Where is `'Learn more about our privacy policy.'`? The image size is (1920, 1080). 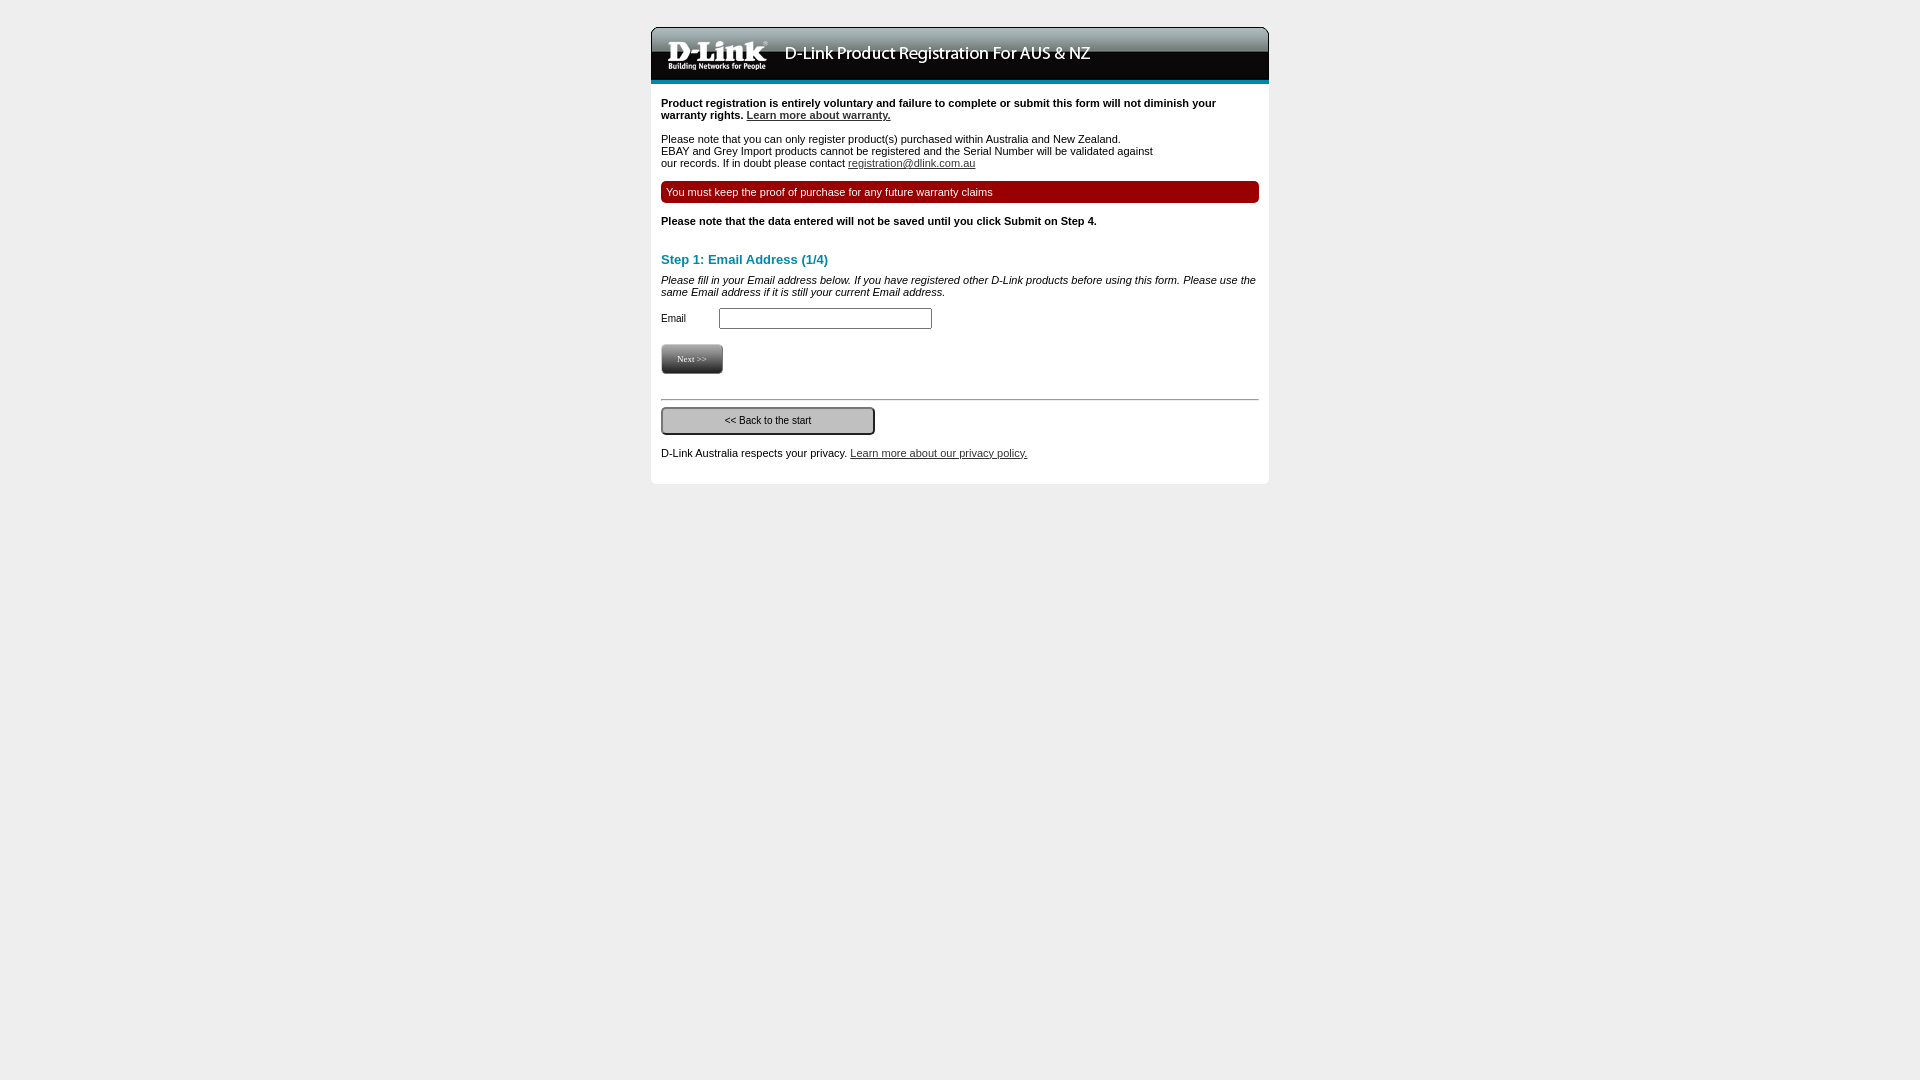 'Learn more about our privacy policy.' is located at coordinates (937, 451).